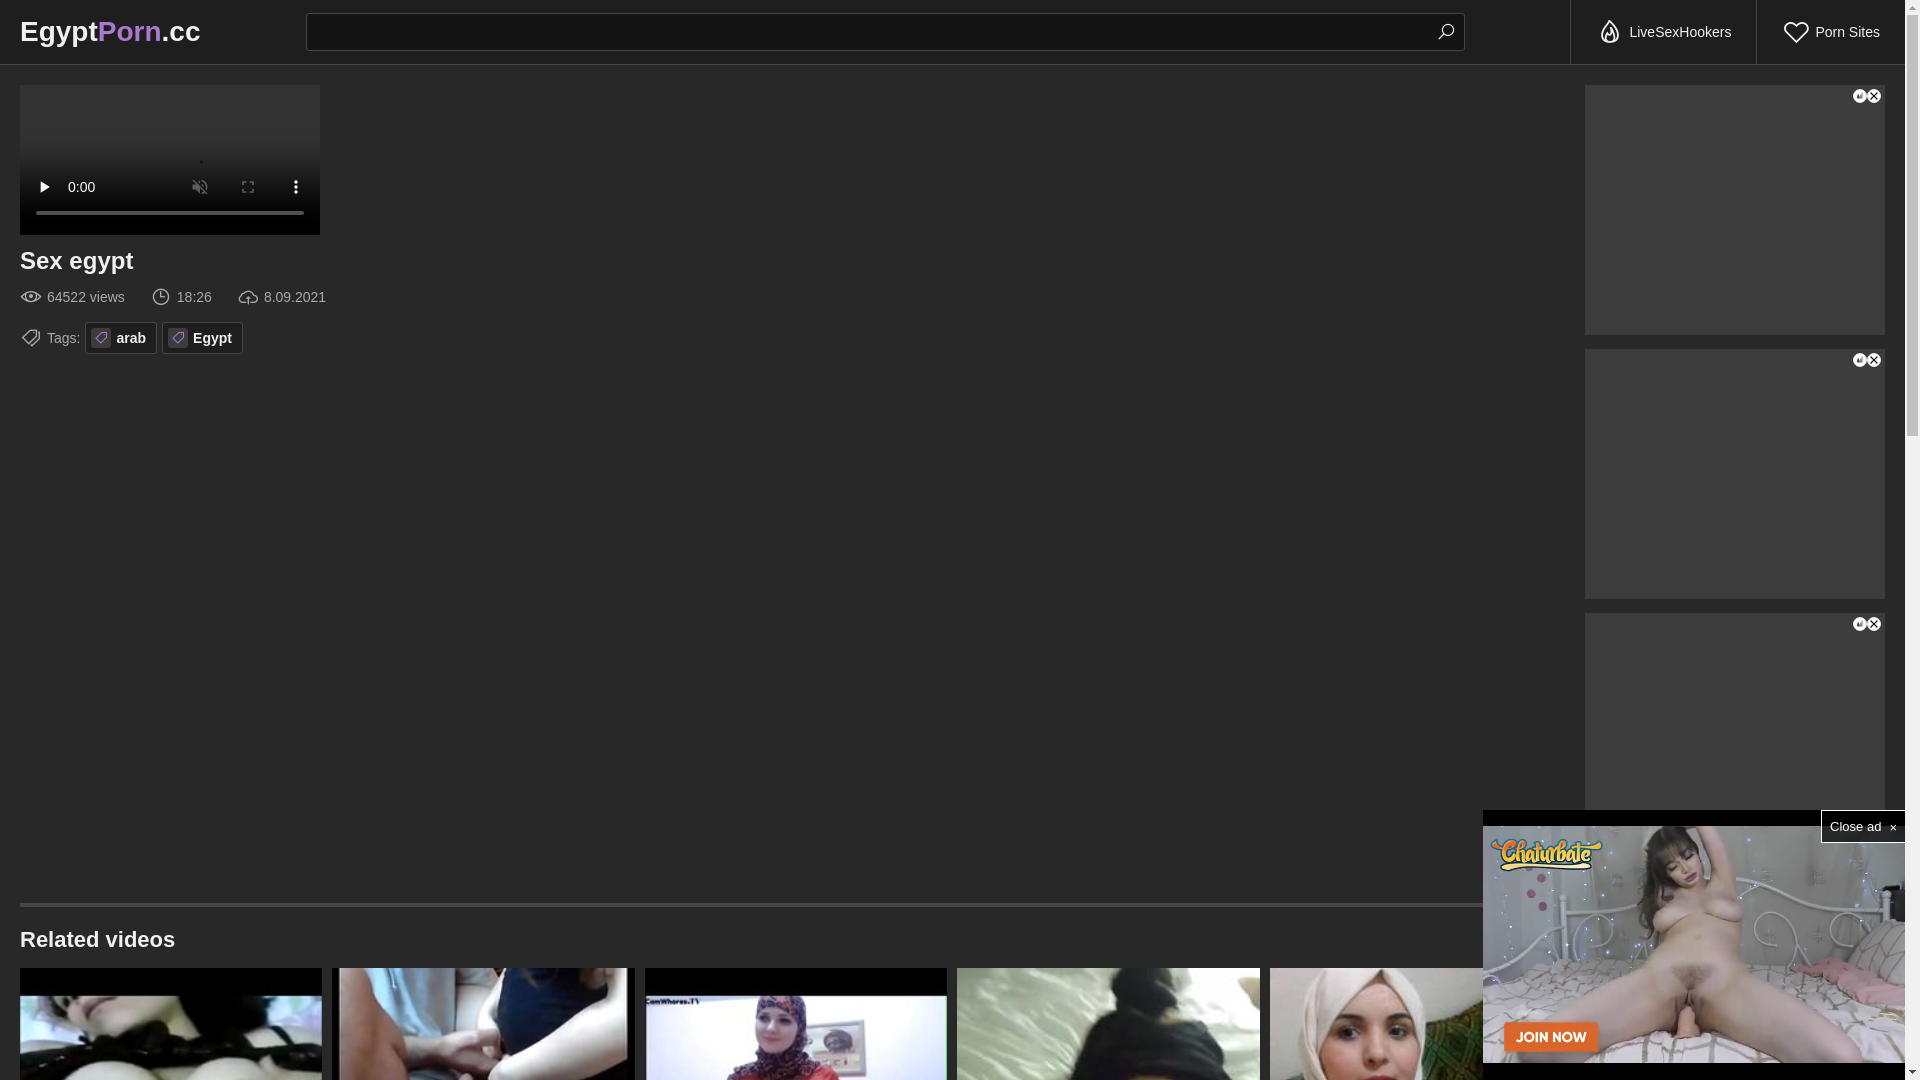 The height and width of the screenshot is (1080, 1920). What do you see at coordinates (202, 337) in the screenshot?
I see `'Egypt'` at bounding box center [202, 337].